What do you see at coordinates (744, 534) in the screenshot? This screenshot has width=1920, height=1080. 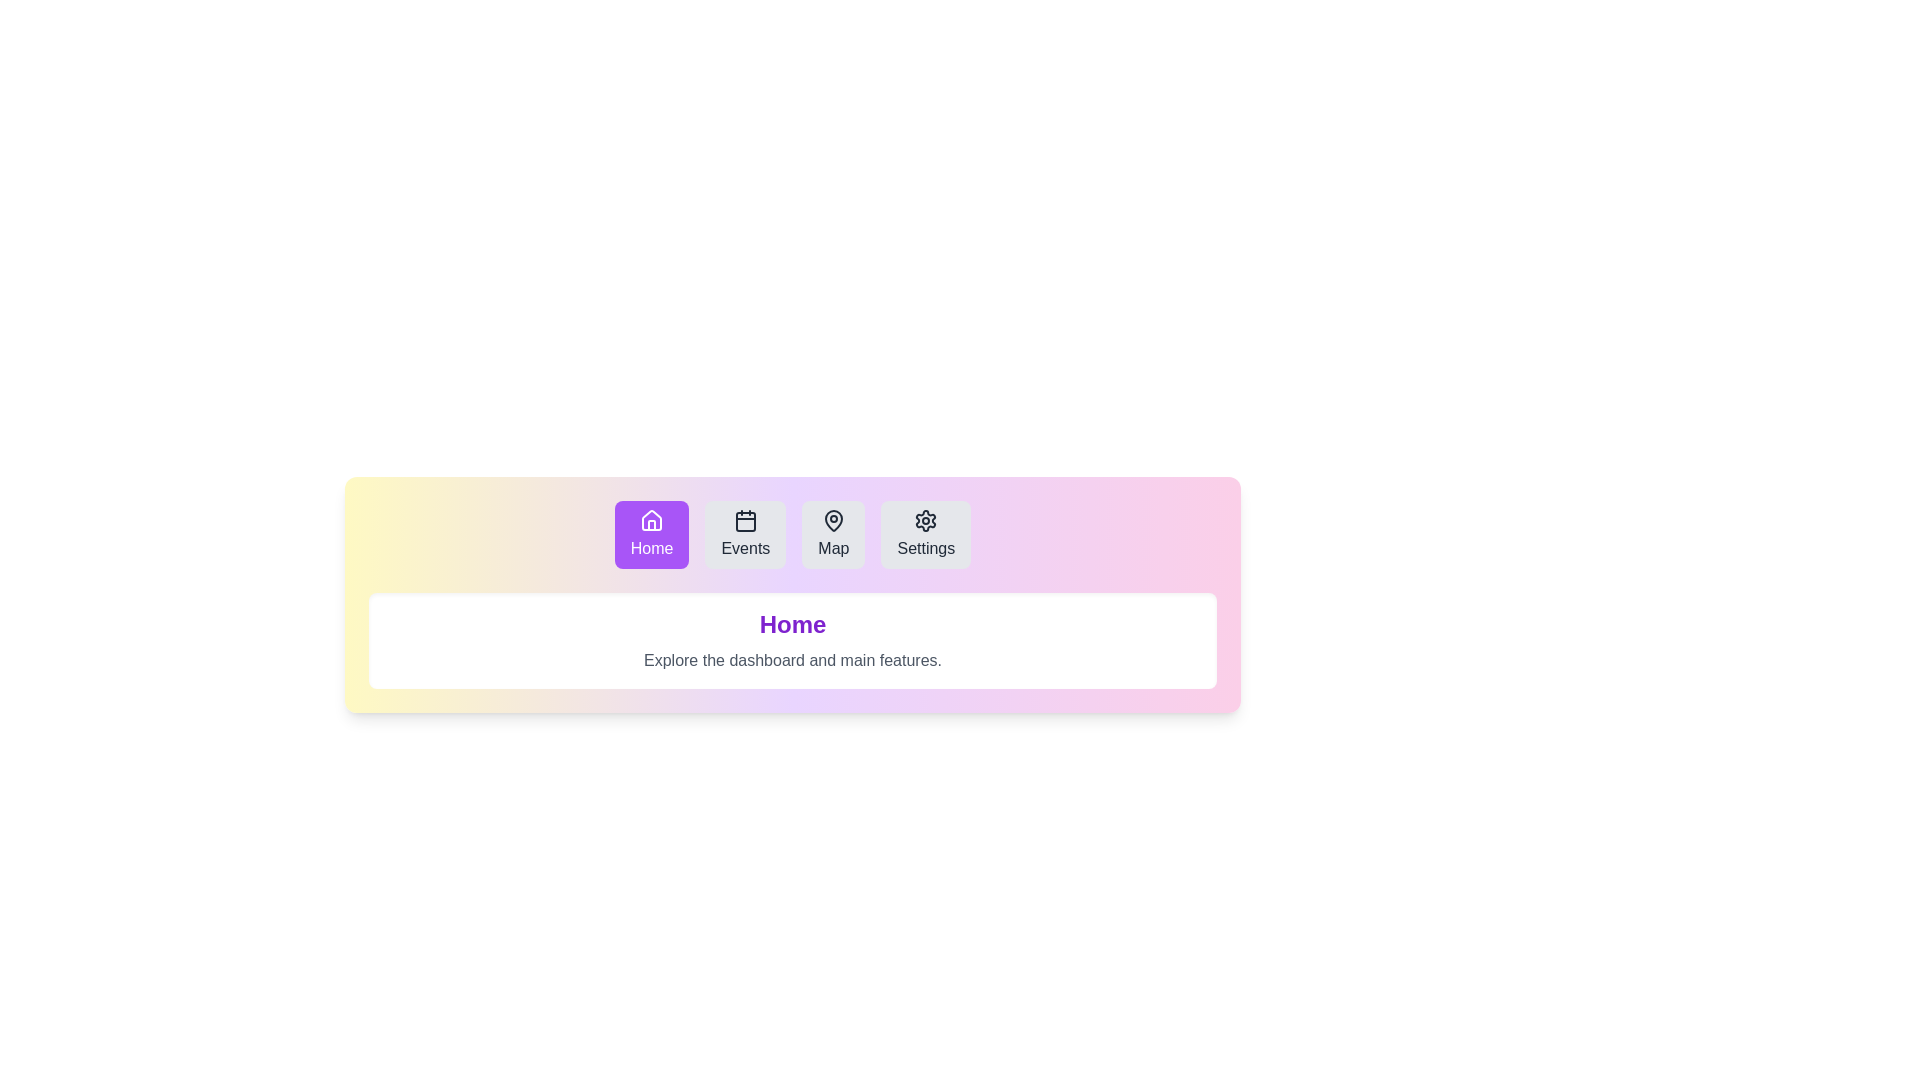 I see `the Events tab to observe its hover effect` at bounding box center [744, 534].